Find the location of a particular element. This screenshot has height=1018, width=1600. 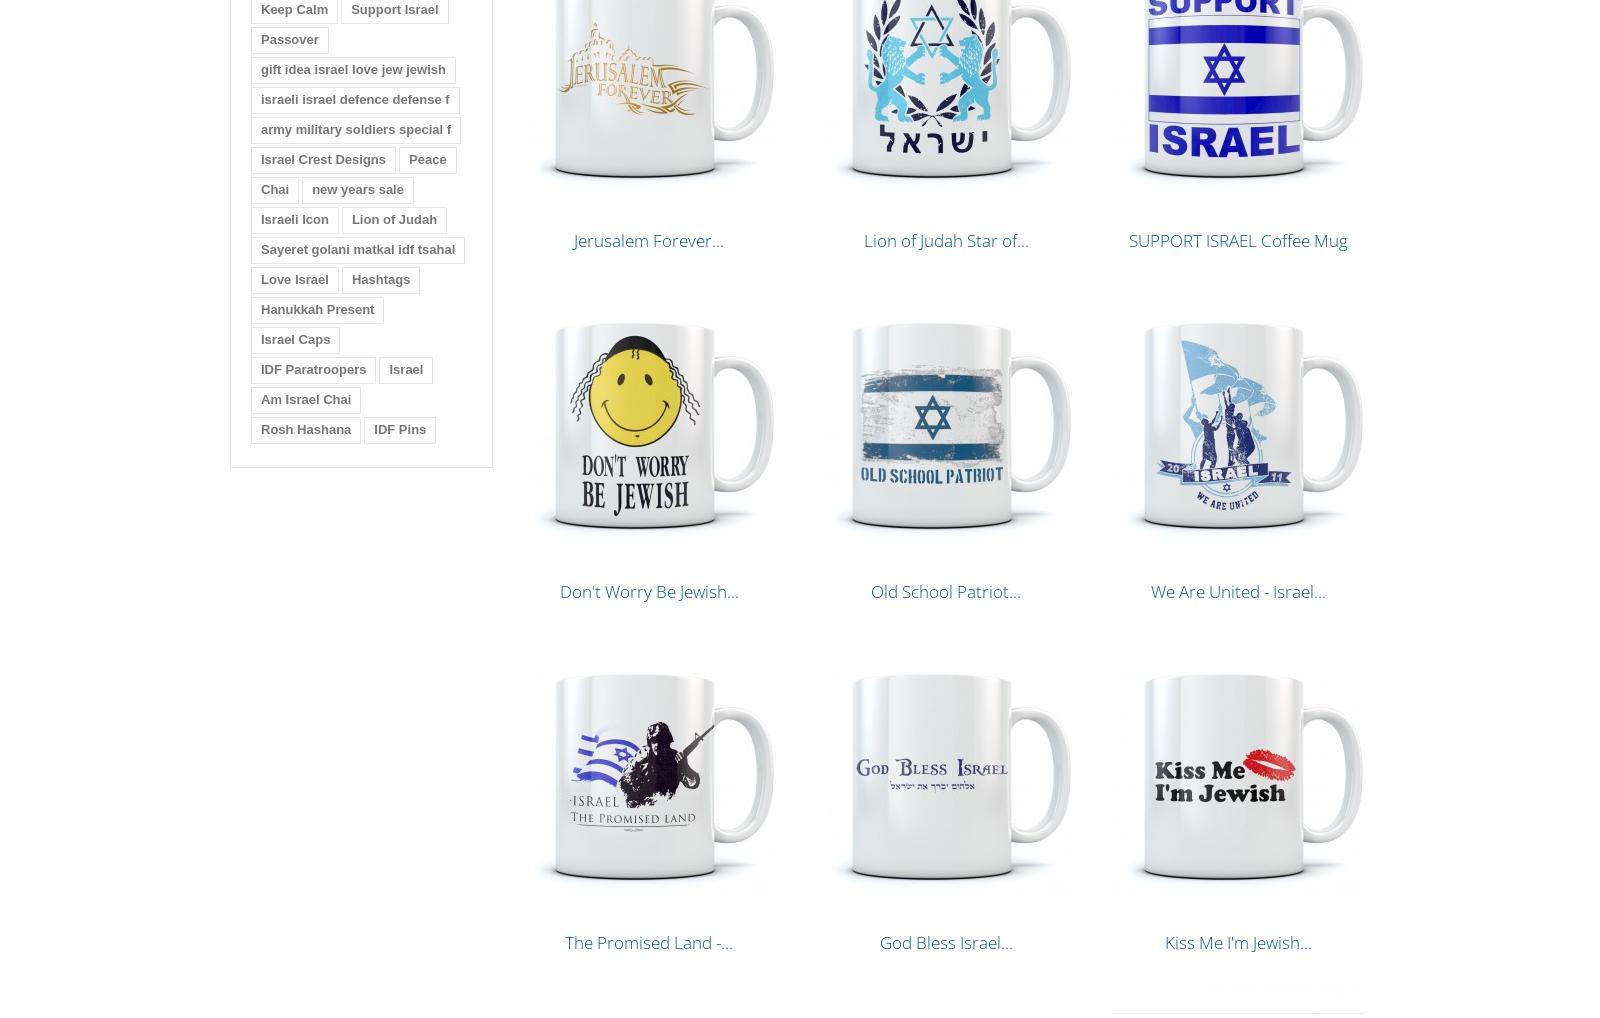

'Love Israel' is located at coordinates (294, 279).